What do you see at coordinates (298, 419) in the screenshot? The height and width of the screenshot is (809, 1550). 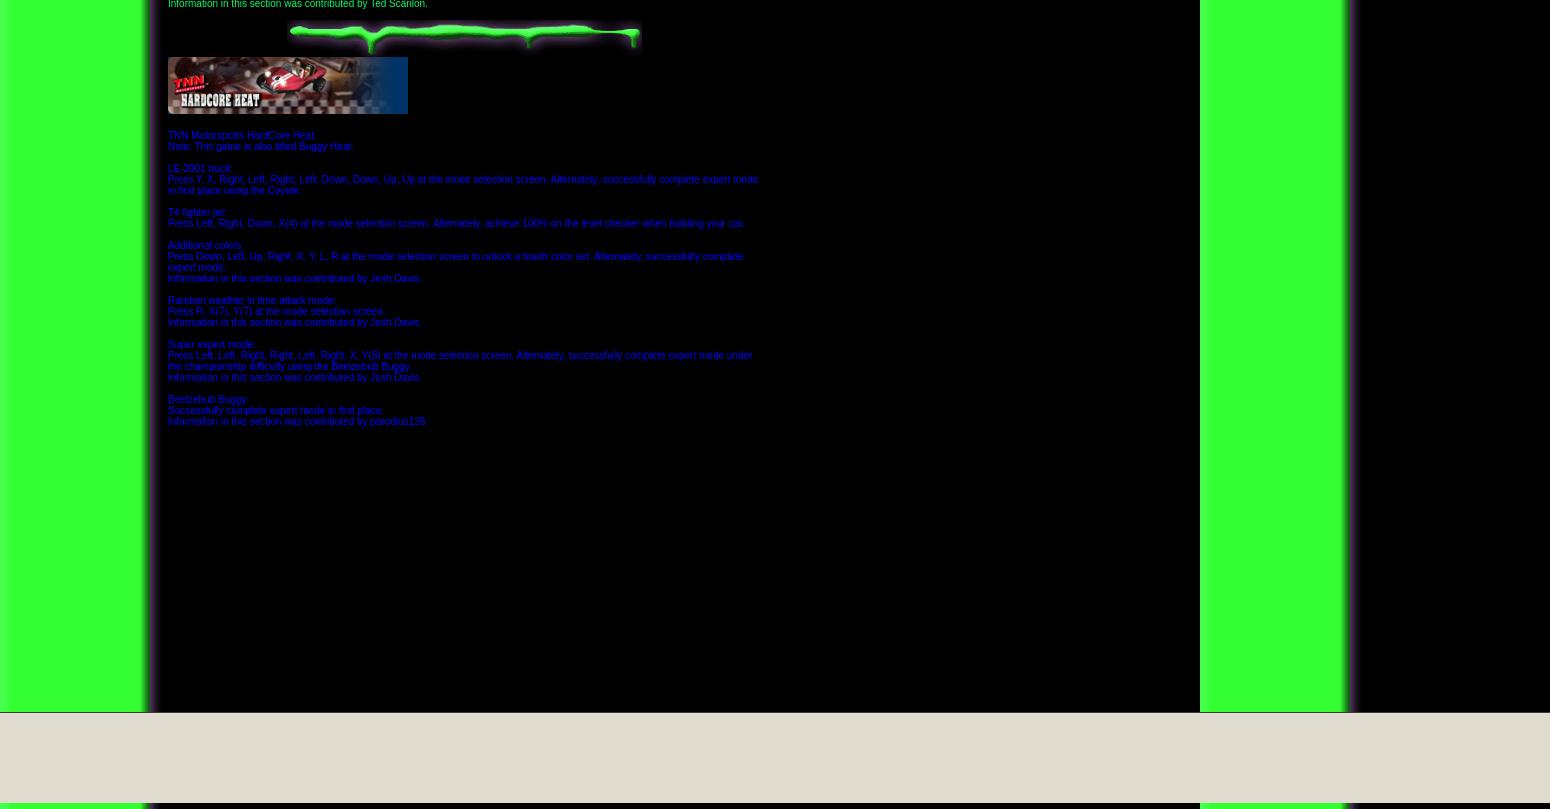 I see `'Information in this section was contributed by parodius128.'` at bounding box center [298, 419].